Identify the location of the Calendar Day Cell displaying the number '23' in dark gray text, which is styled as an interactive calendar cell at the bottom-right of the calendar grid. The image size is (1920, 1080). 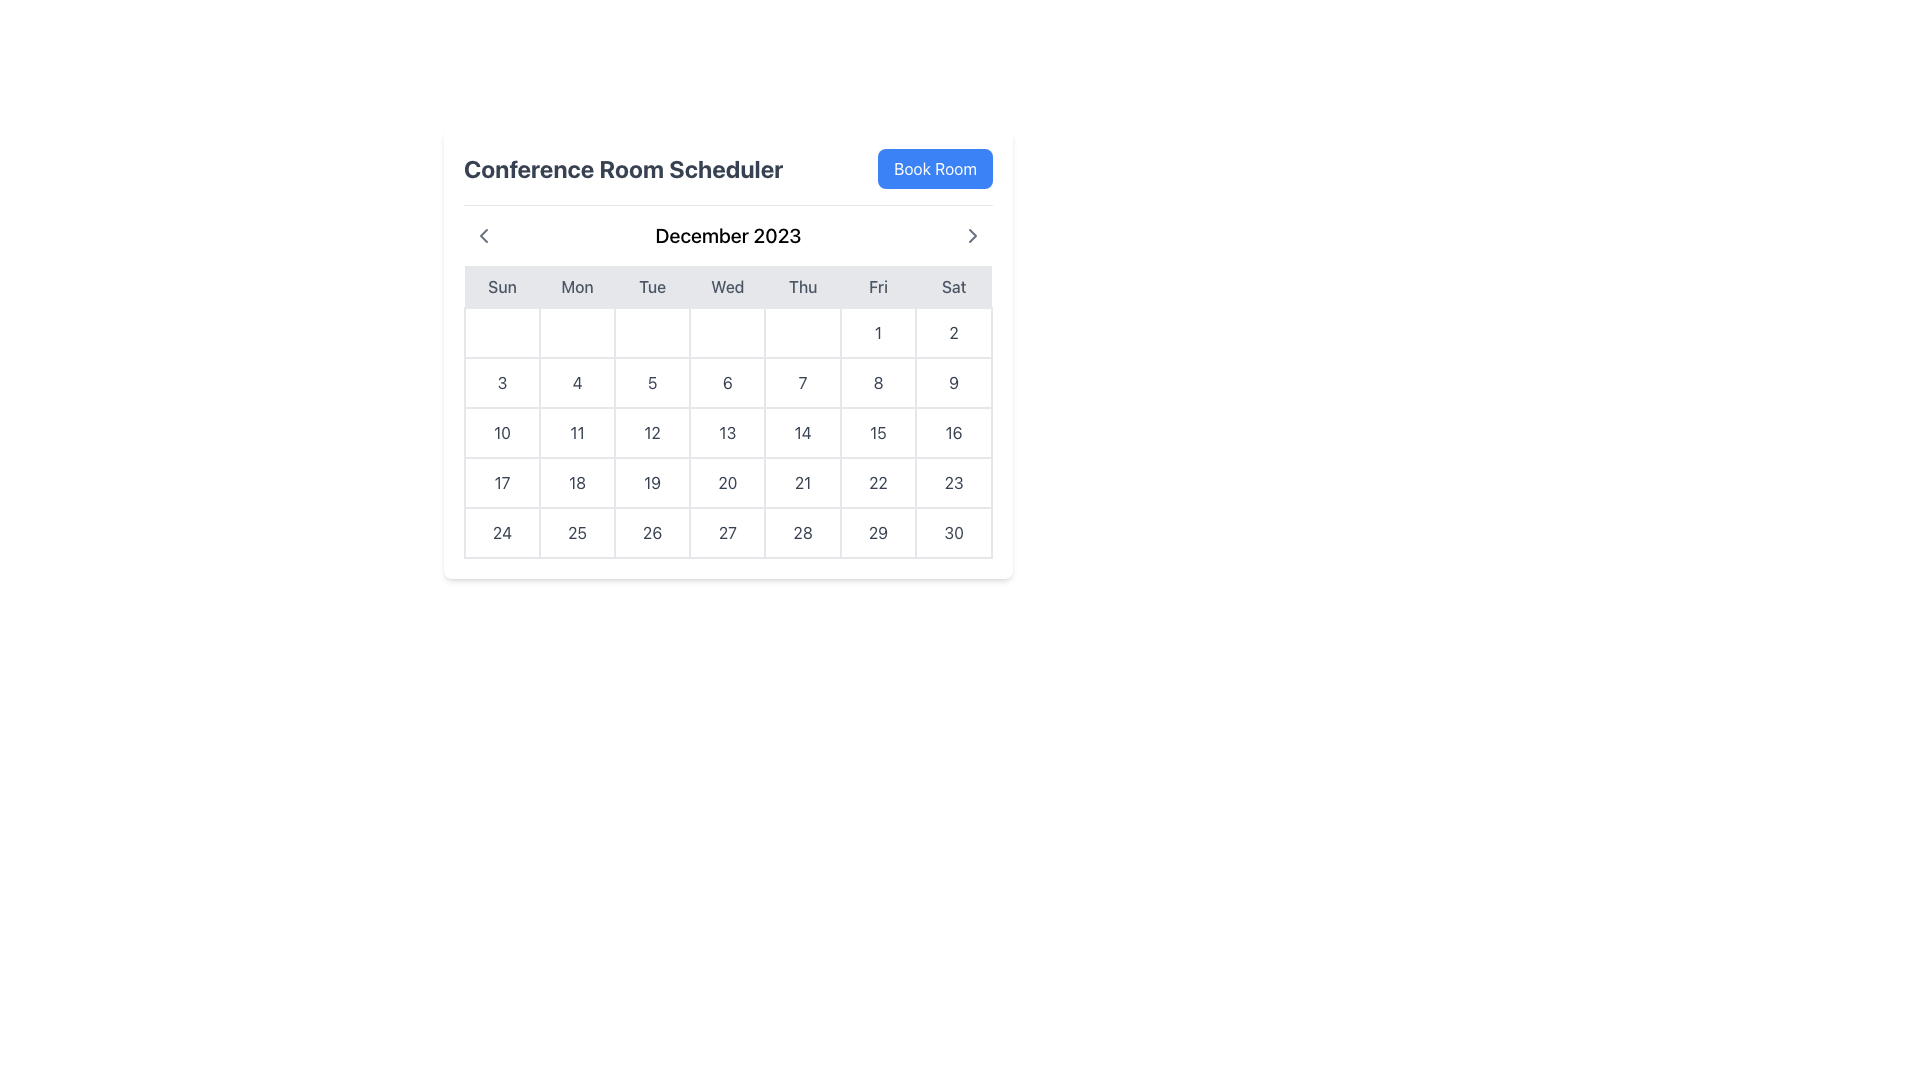
(953, 482).